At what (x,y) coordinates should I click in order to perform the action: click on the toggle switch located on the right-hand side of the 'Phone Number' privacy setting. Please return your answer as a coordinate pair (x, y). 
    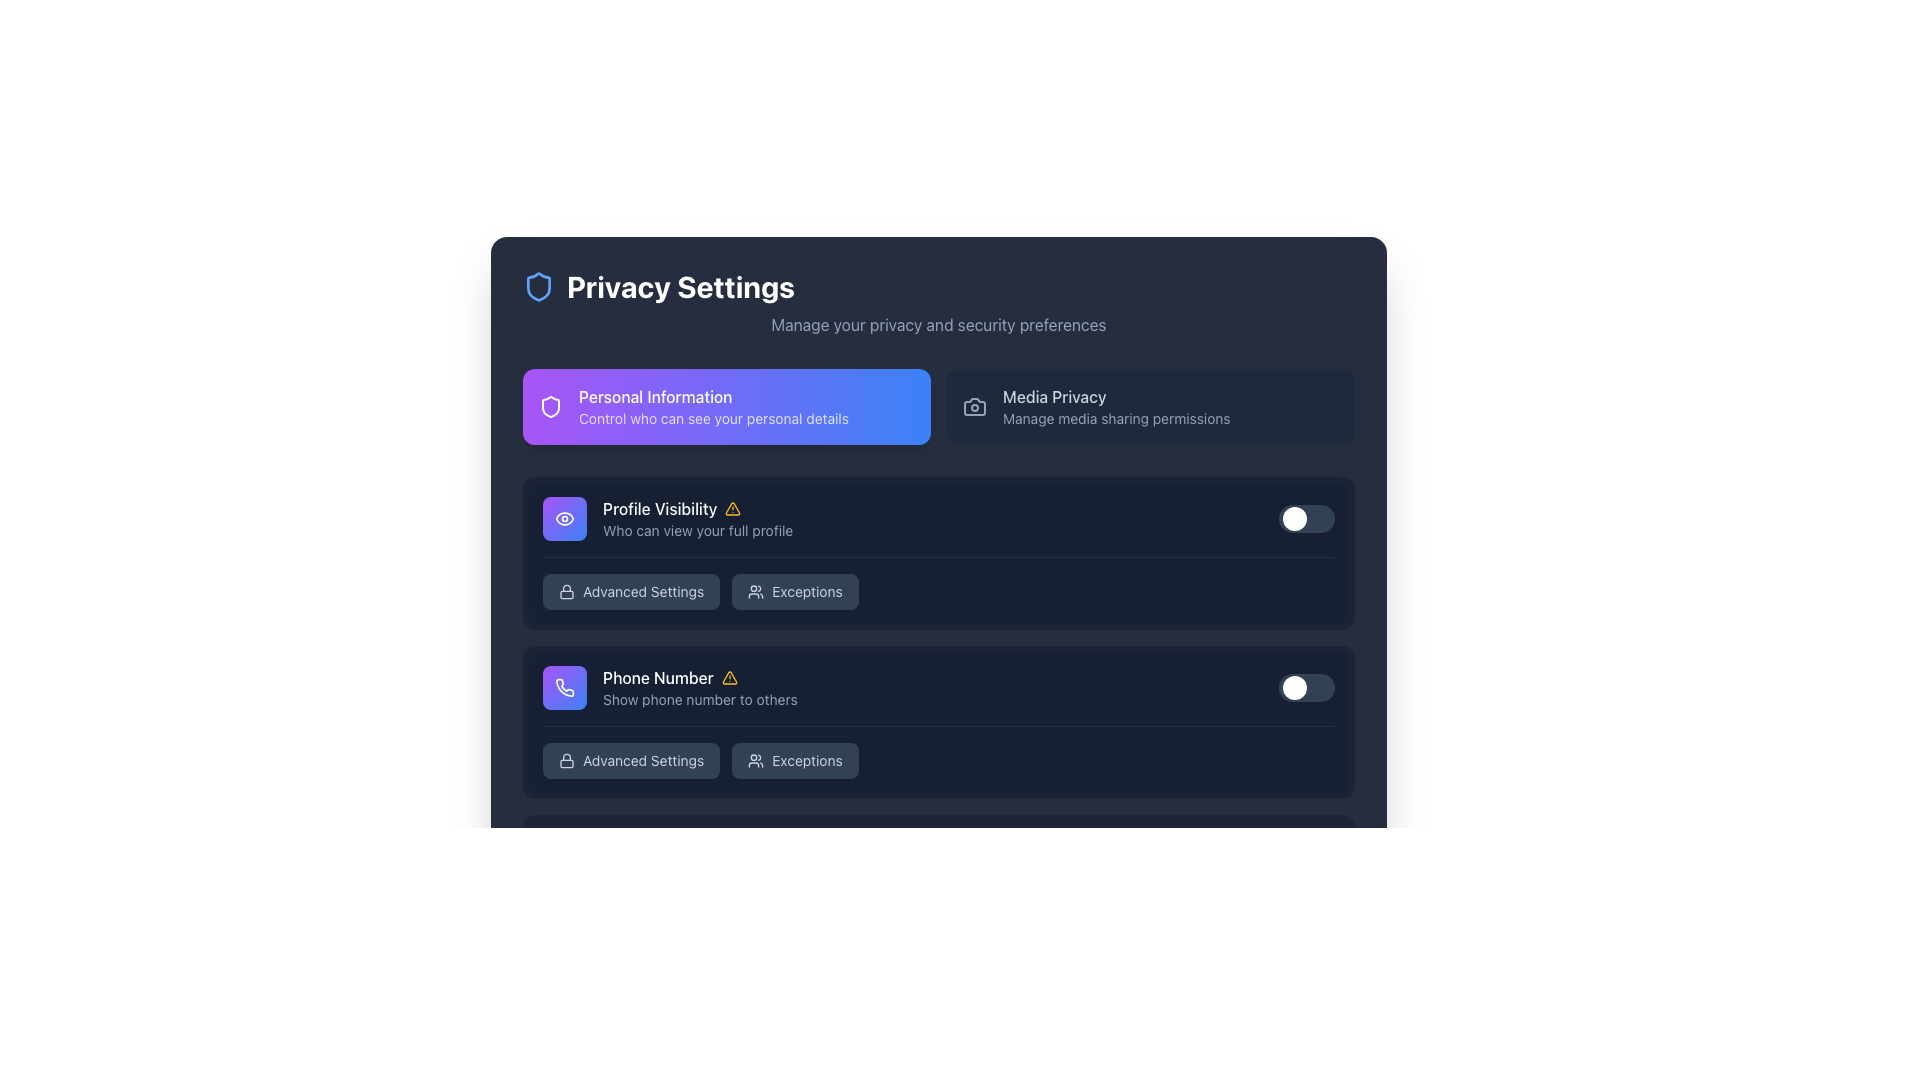
    Looking at the image, I should click on (1306, 686).